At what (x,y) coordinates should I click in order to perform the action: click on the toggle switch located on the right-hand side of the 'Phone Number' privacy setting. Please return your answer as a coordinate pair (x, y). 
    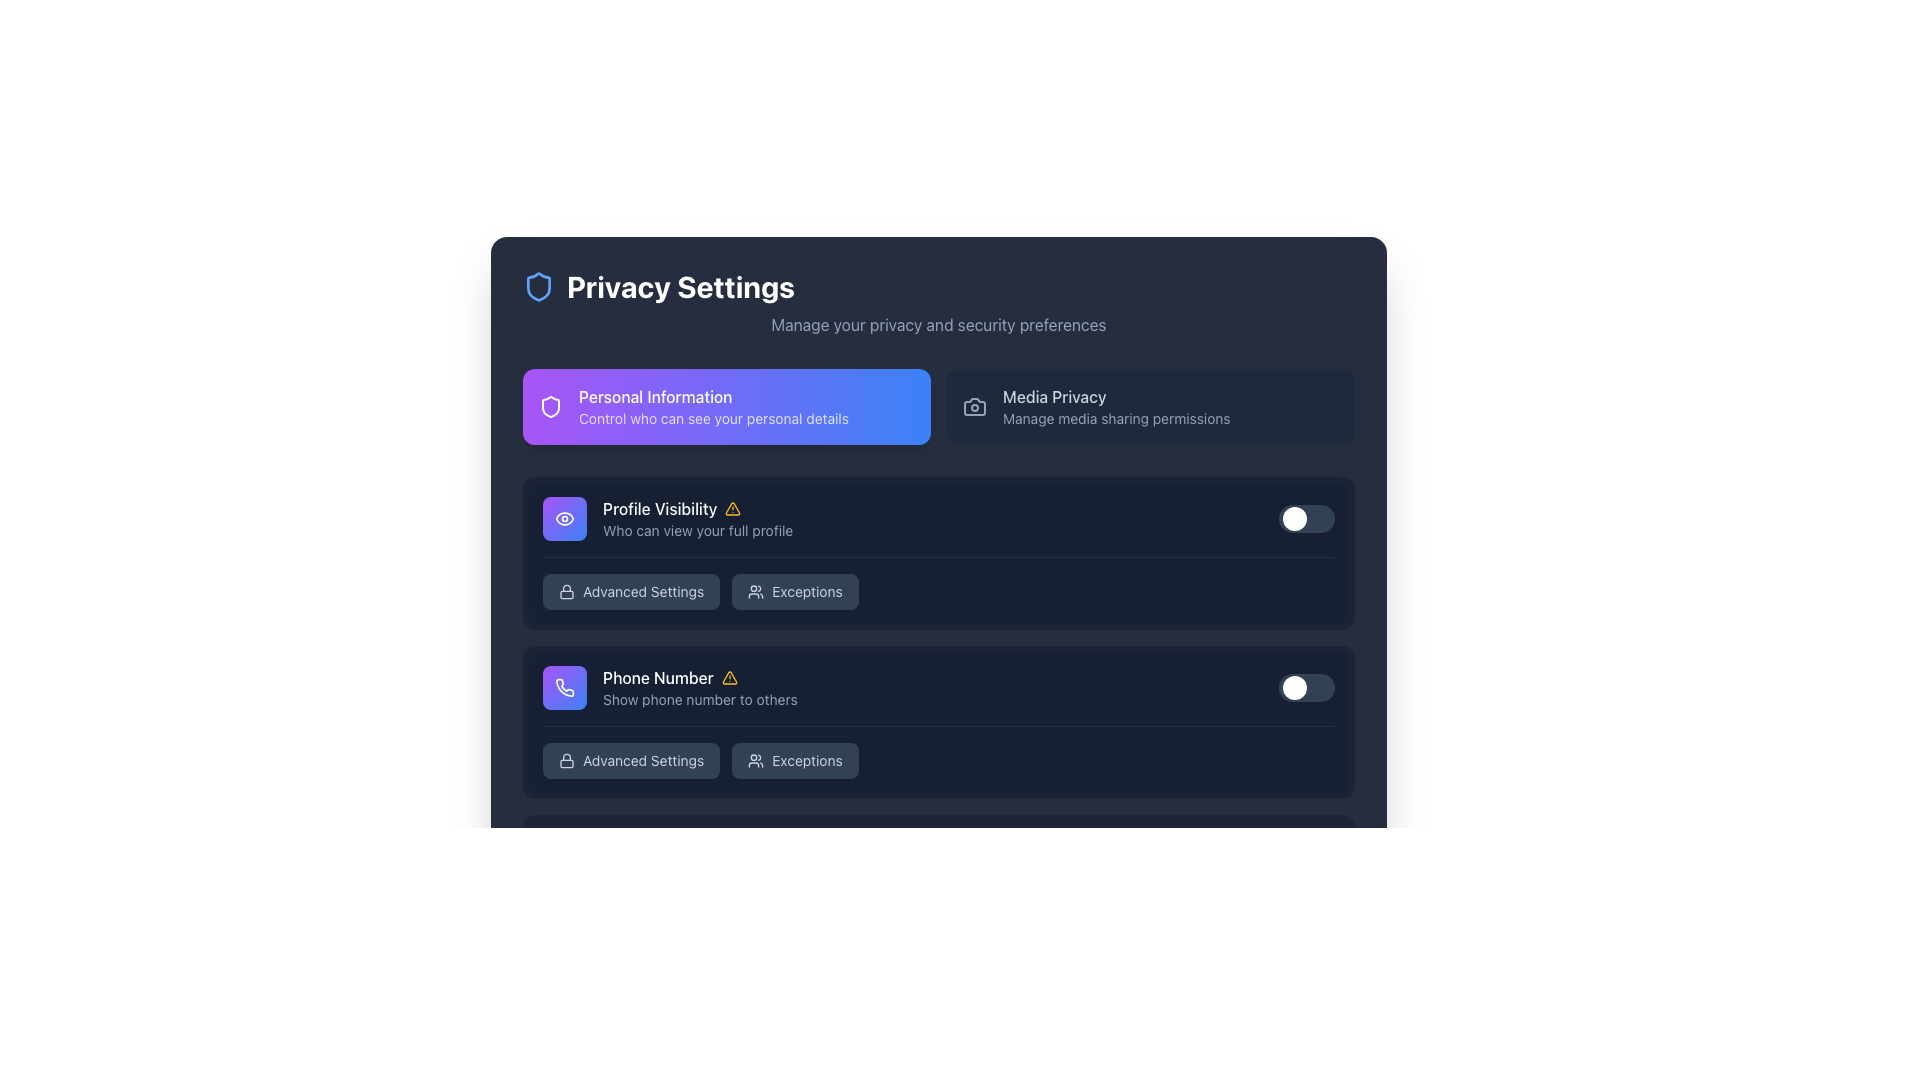
    Looking at the image, I should click on (1306, 686).